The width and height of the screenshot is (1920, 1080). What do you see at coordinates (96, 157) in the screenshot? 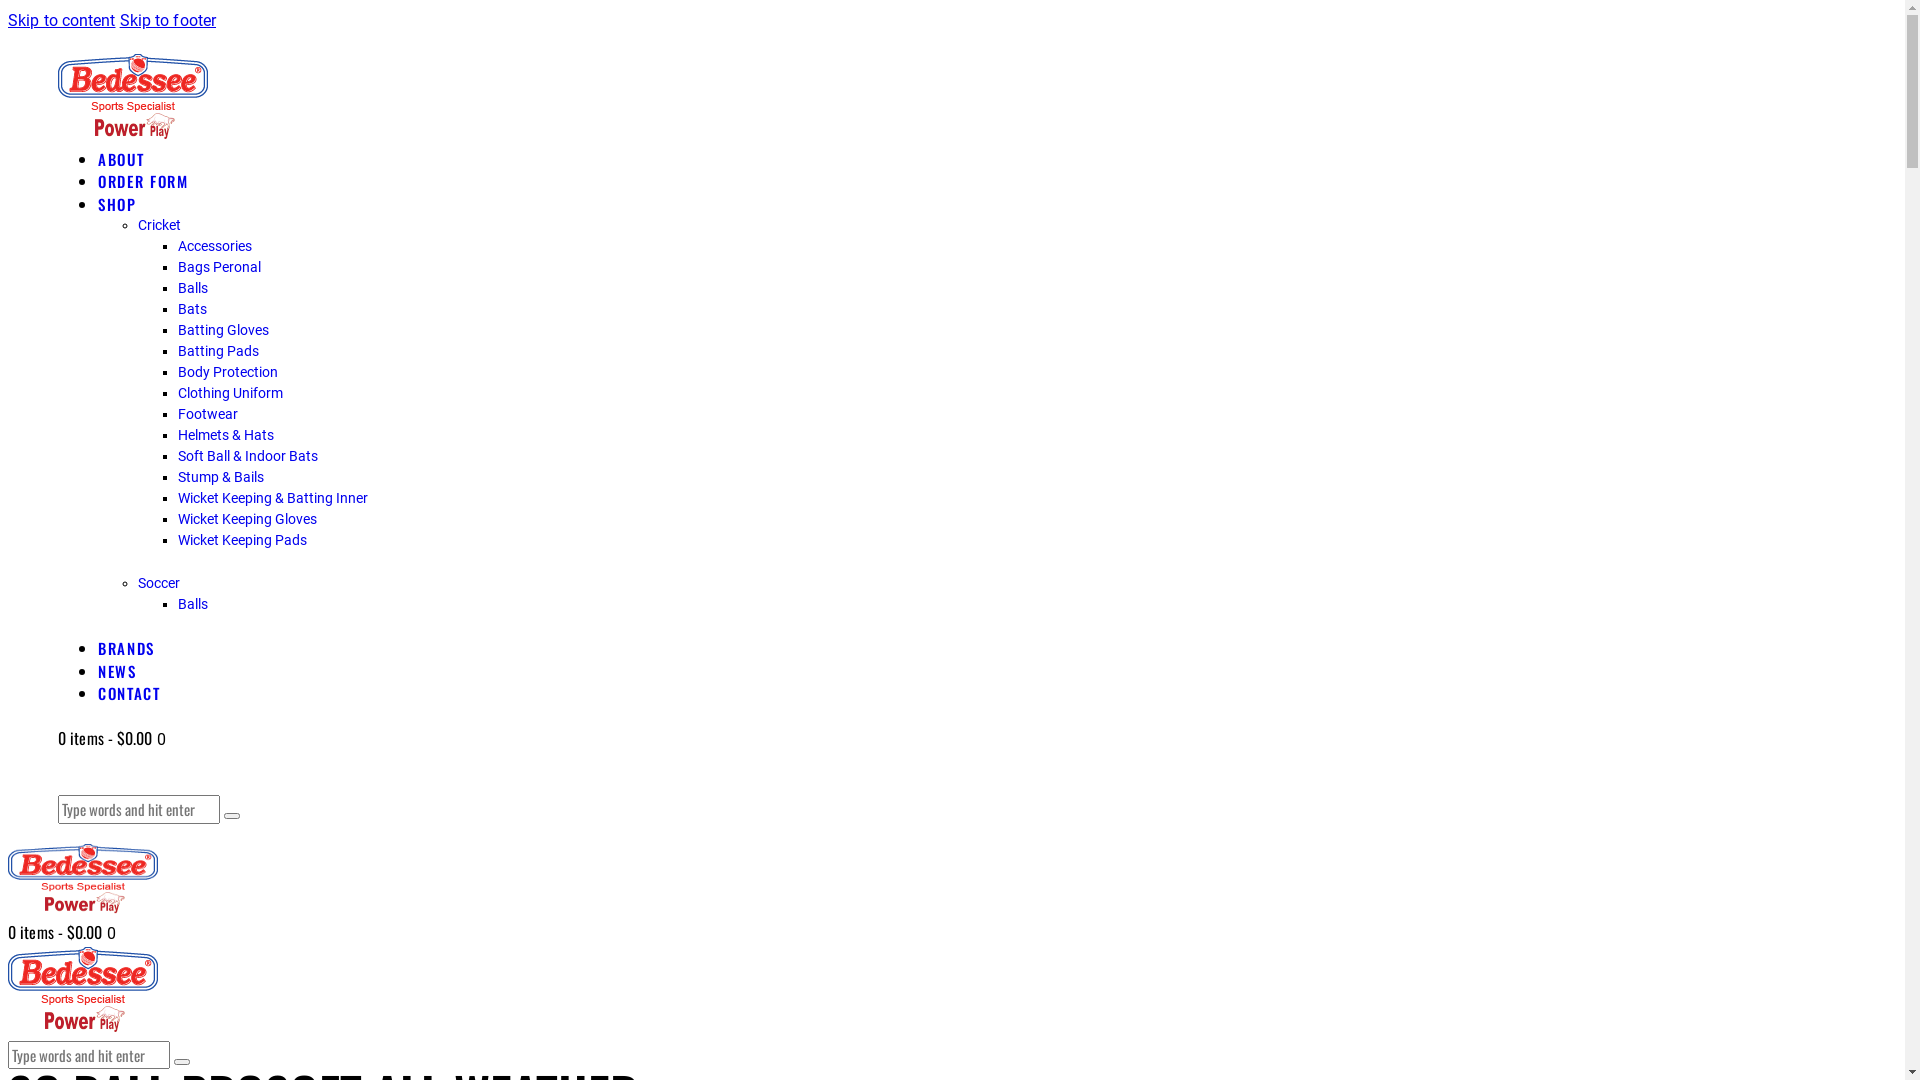
I see `'ABOUT'` at bounding box center [96, 157].